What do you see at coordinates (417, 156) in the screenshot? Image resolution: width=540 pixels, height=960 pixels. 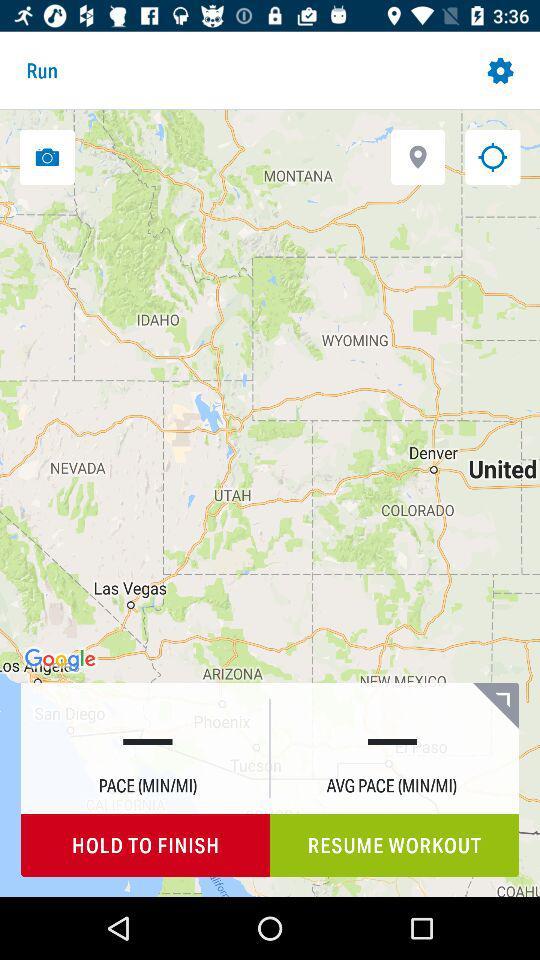 I see `open location settings` at bounding box center [417, 156].